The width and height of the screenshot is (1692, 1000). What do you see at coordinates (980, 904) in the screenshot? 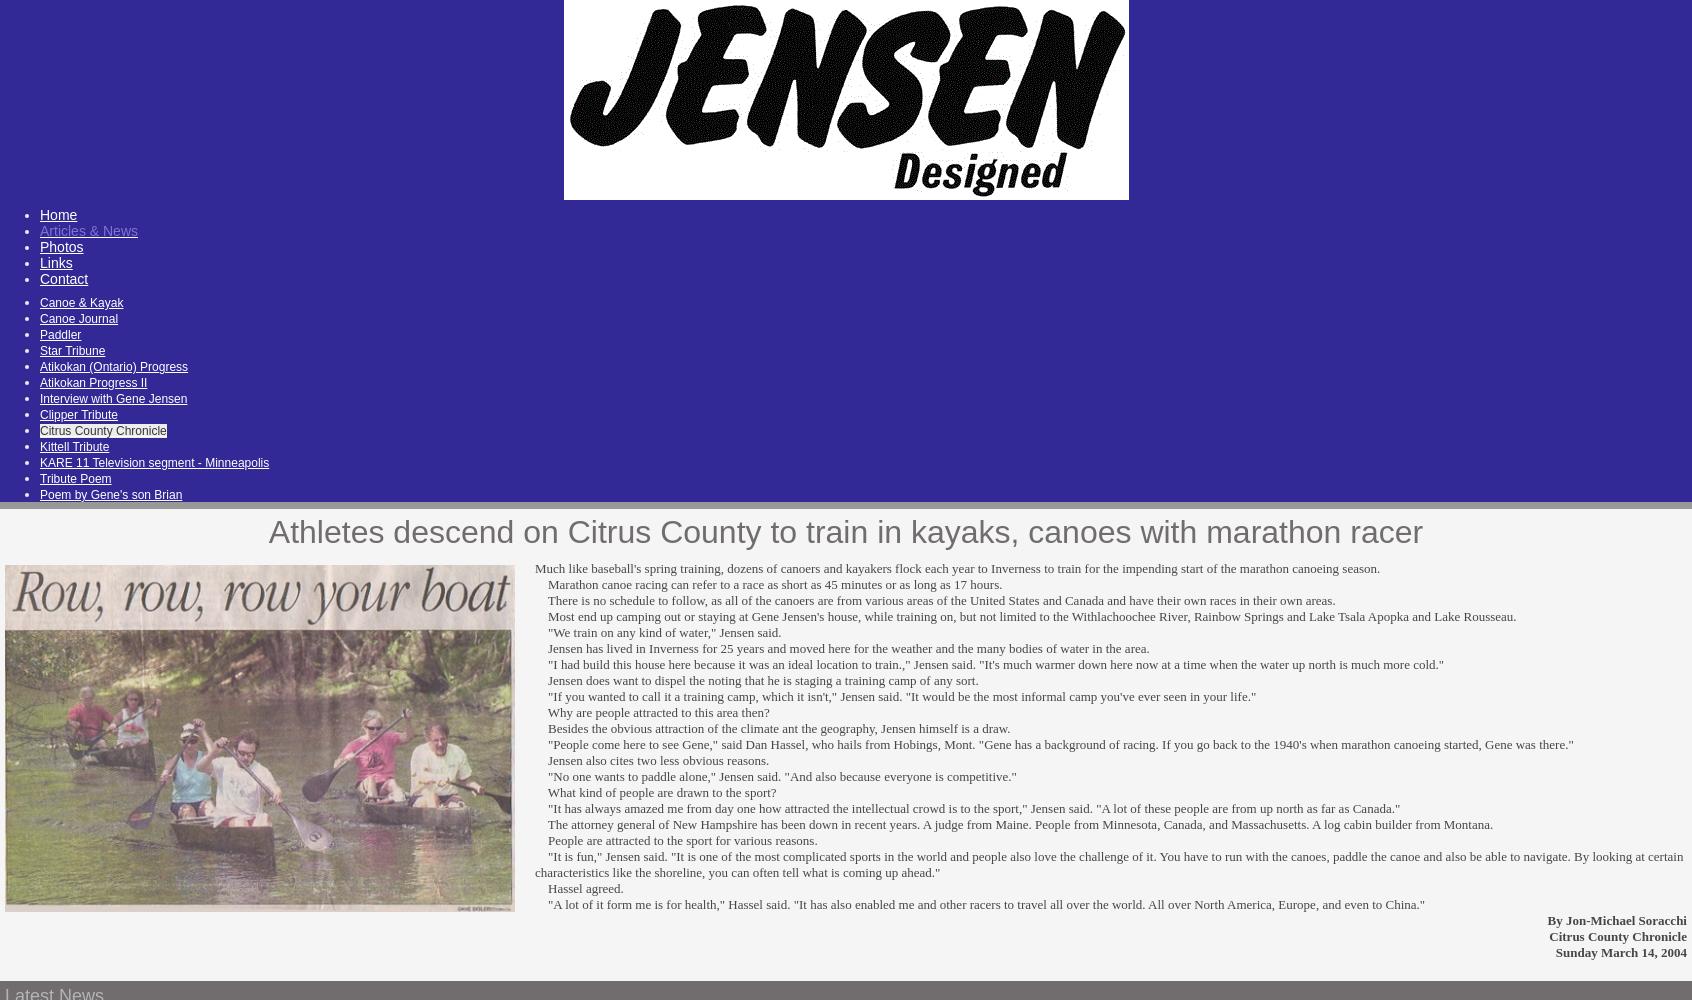
I see `'"A lot of it form me is for health," Hassel said. "It has also enabled me and other racers to travel all over the world. All over North America, Europe, and even to
China."'` at bounding box center [980, 904].